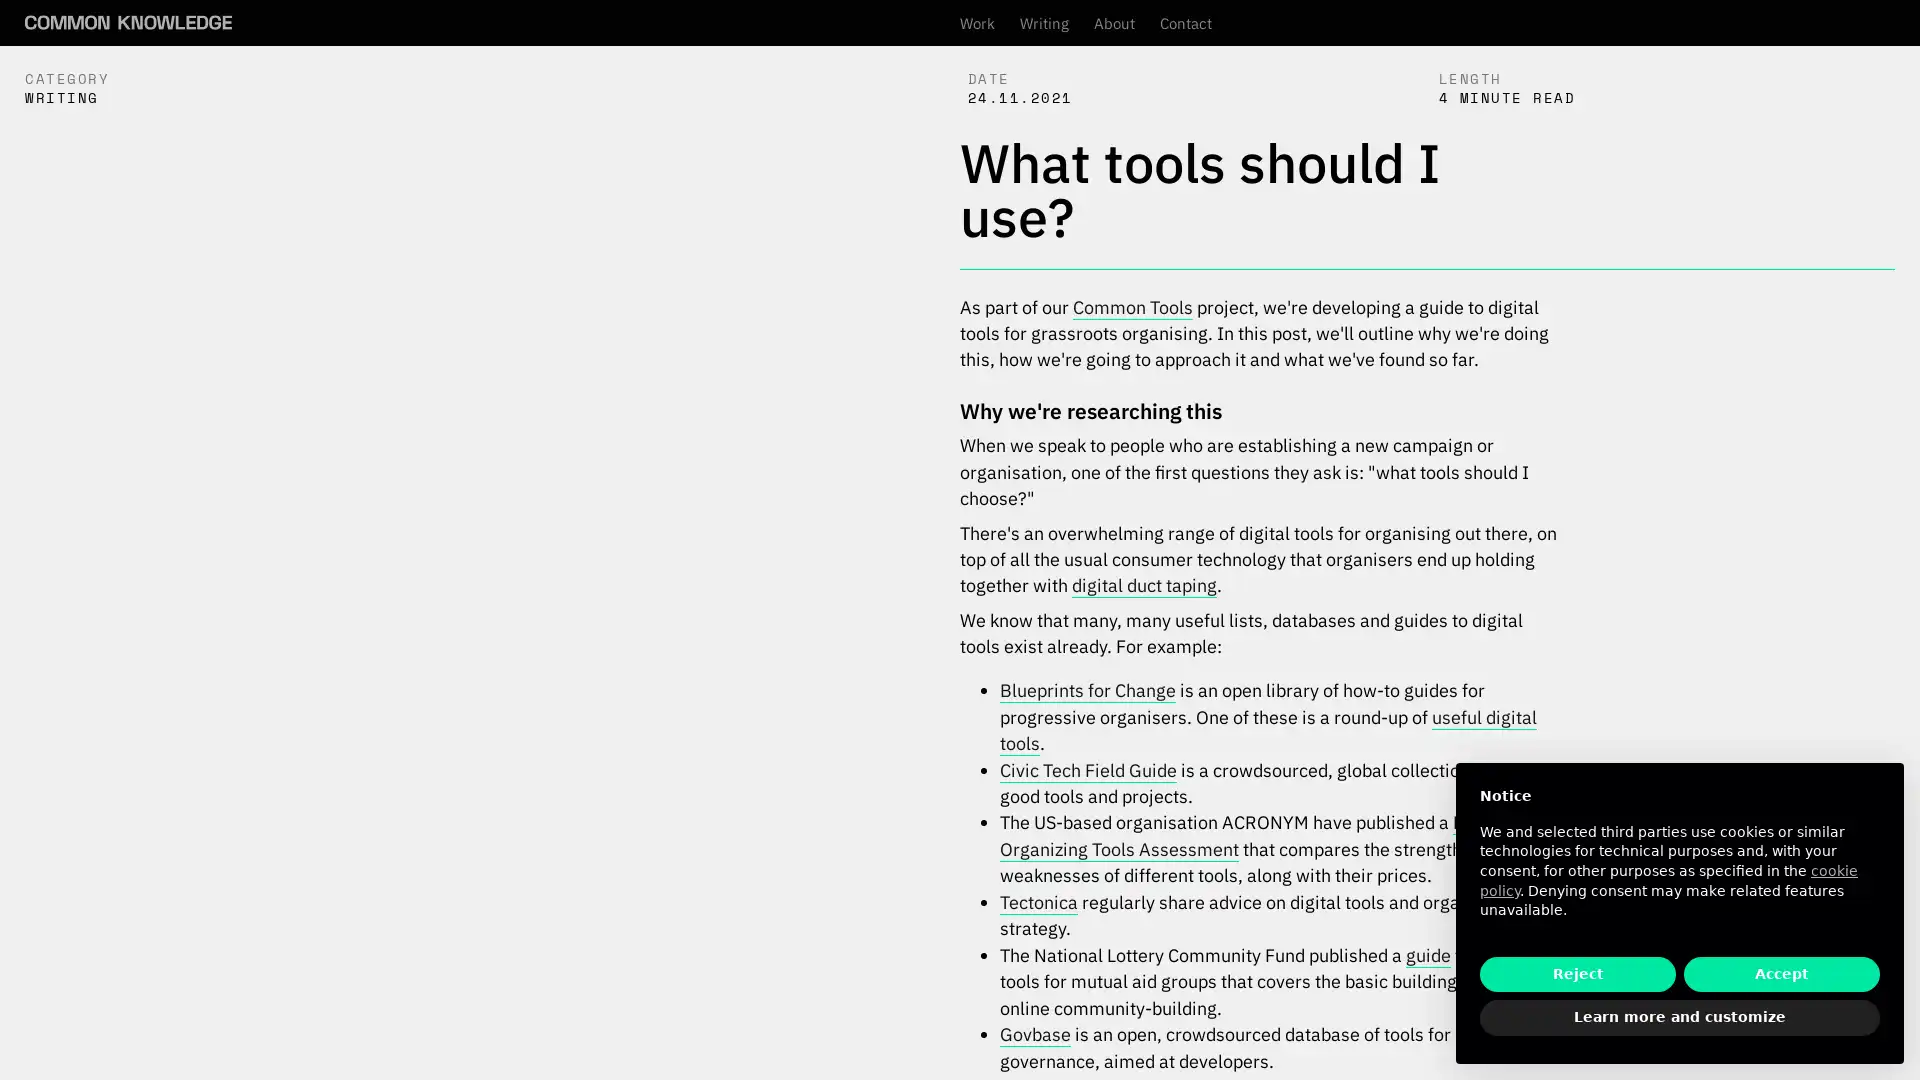  What do you see at coordinates (1577, 973) in the screenshot?
I see `Reject` at bounding box center [1577, 973].